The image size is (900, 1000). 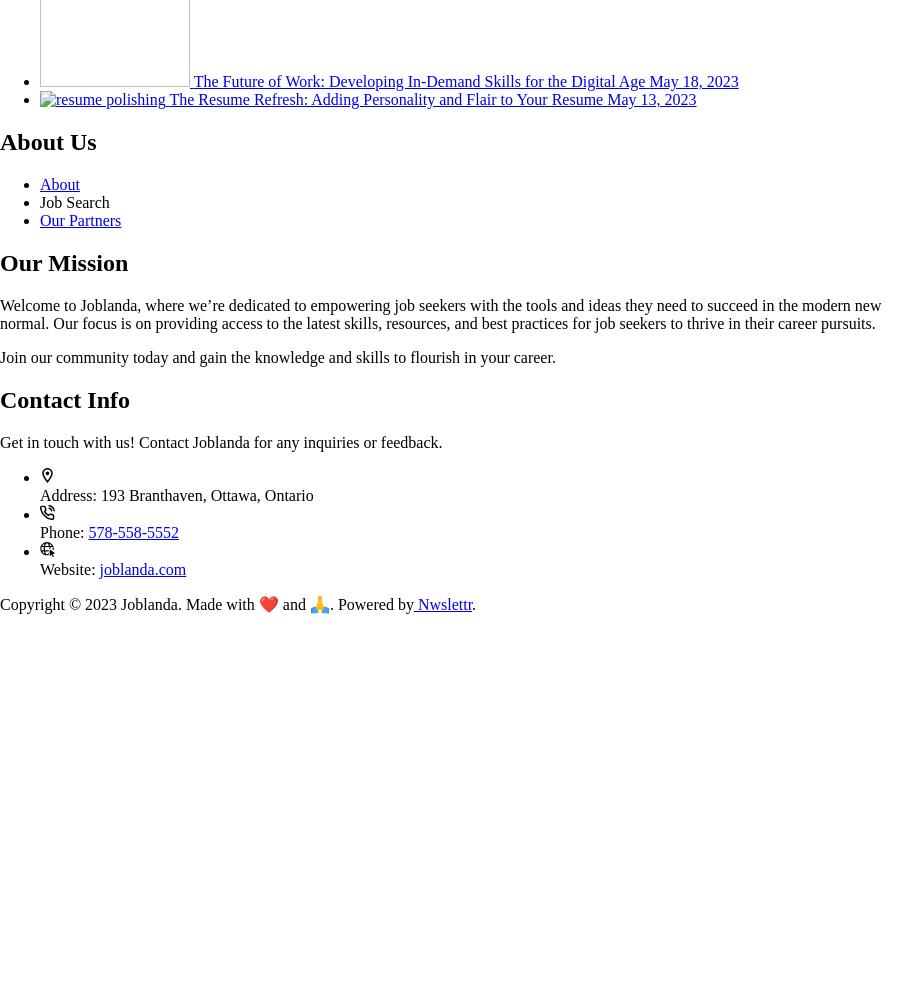 What do you see at coordinates (0, 602) in the screenshot?
I see `'Copyright © 2023 Joblanda. Made with ❤️ and 🙏. Powered by'` at bounding box center [0, 602].